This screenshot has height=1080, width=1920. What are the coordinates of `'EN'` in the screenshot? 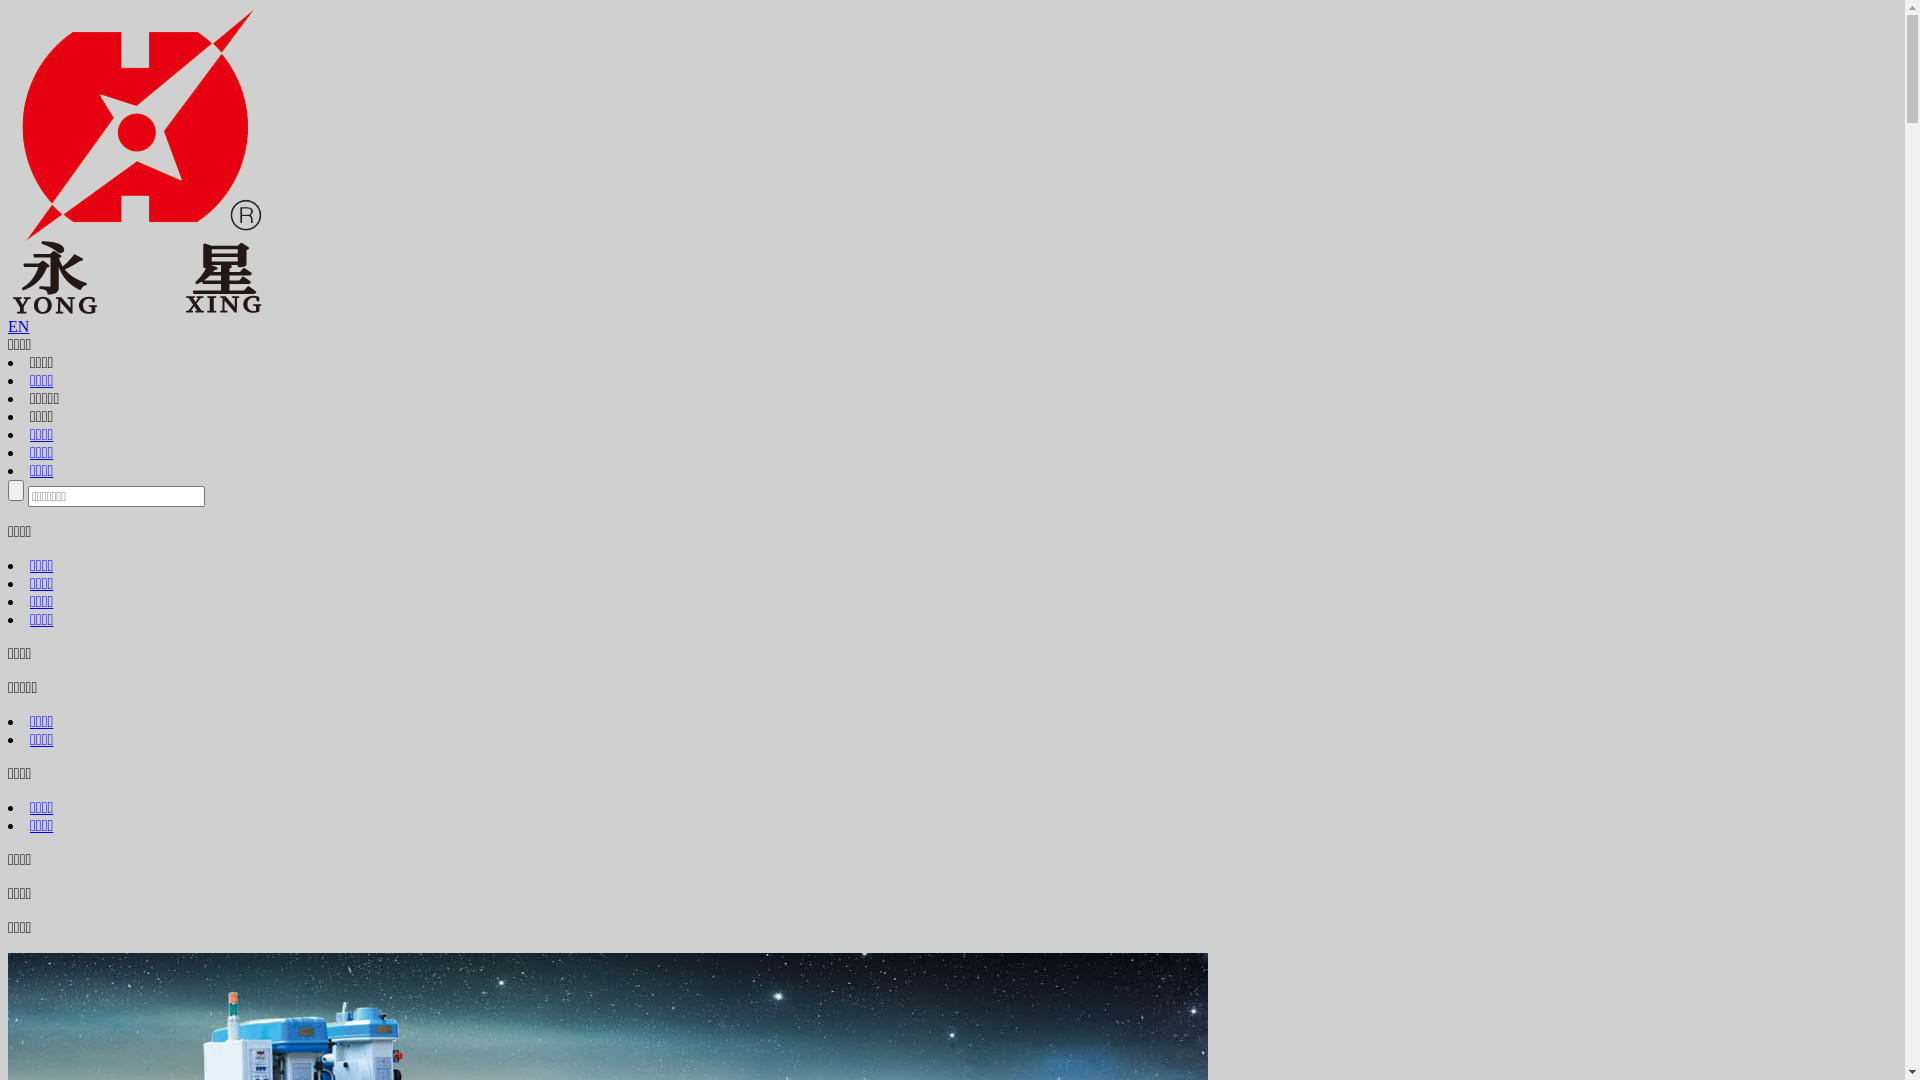 It's located at (18, 325).